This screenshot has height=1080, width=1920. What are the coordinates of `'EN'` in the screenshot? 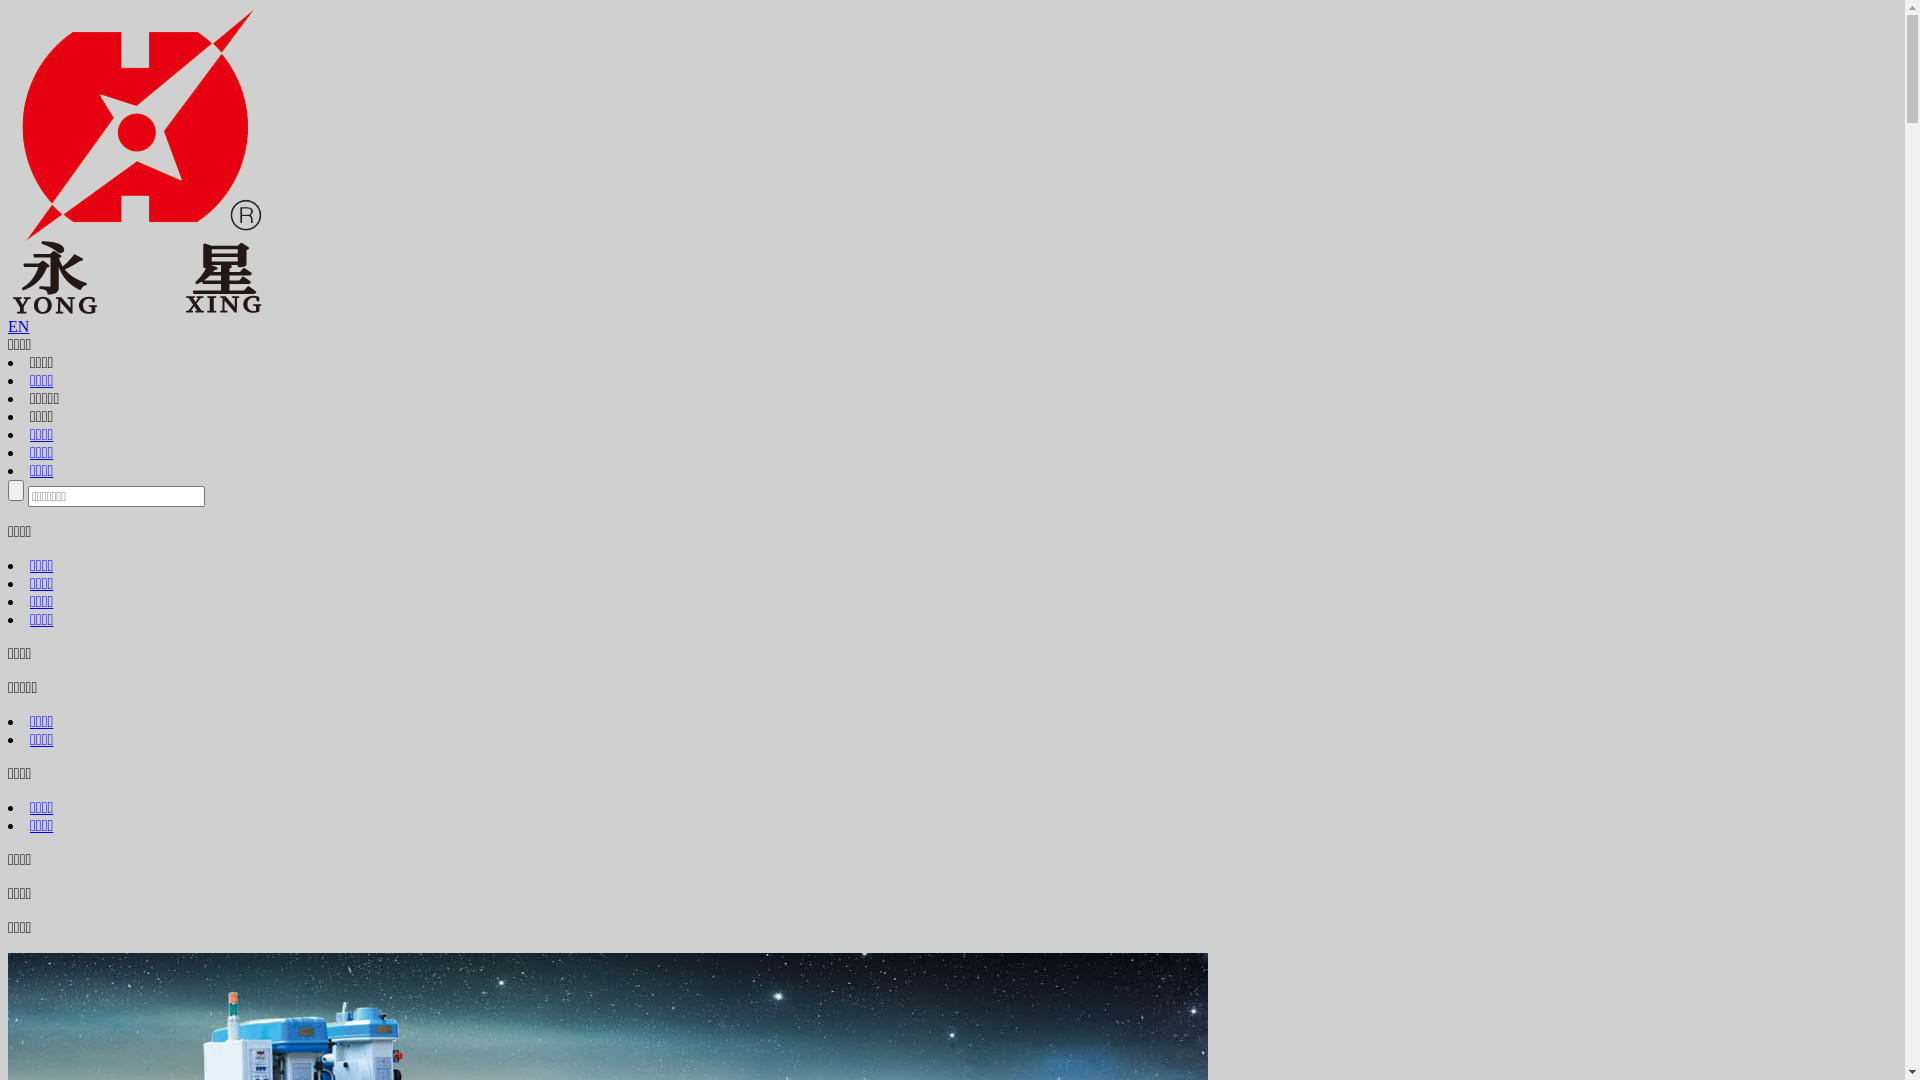 It's located at (18, 325).